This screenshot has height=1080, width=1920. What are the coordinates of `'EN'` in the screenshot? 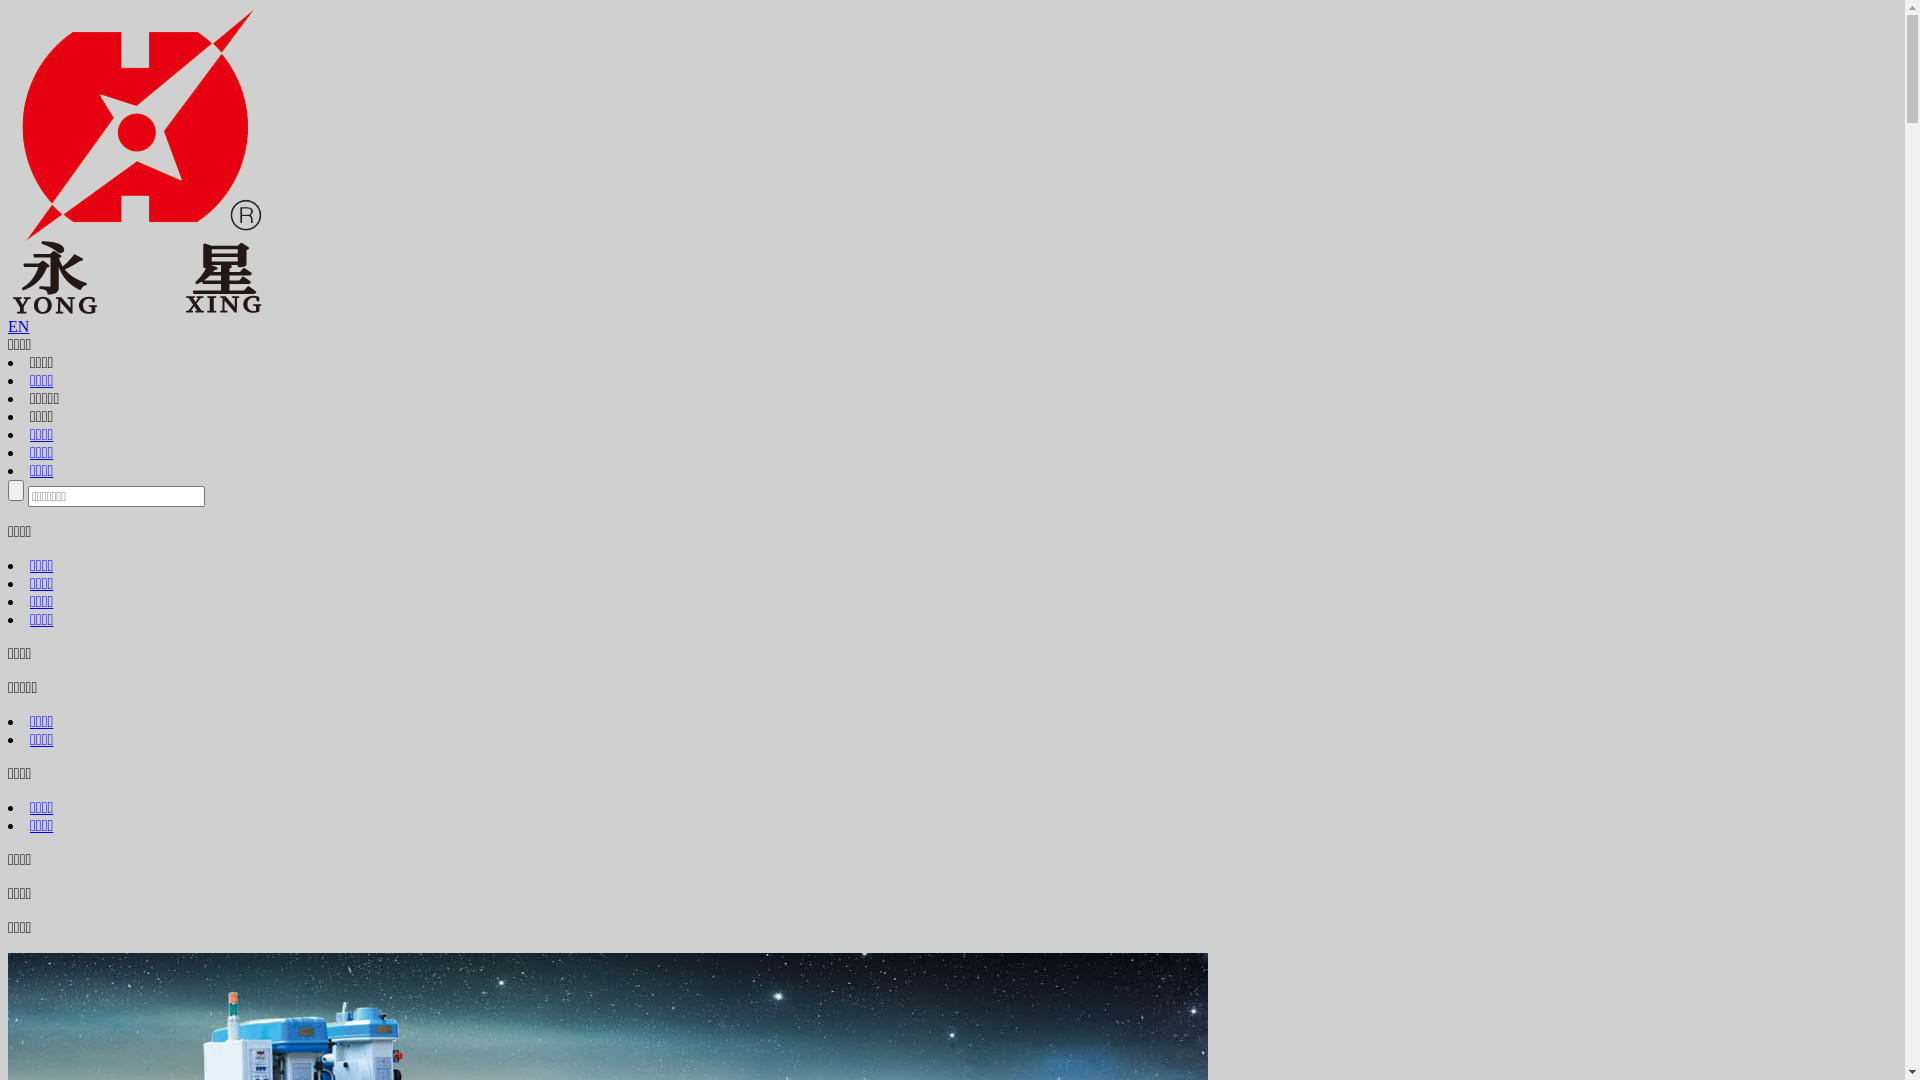 It's located at (18, 325).